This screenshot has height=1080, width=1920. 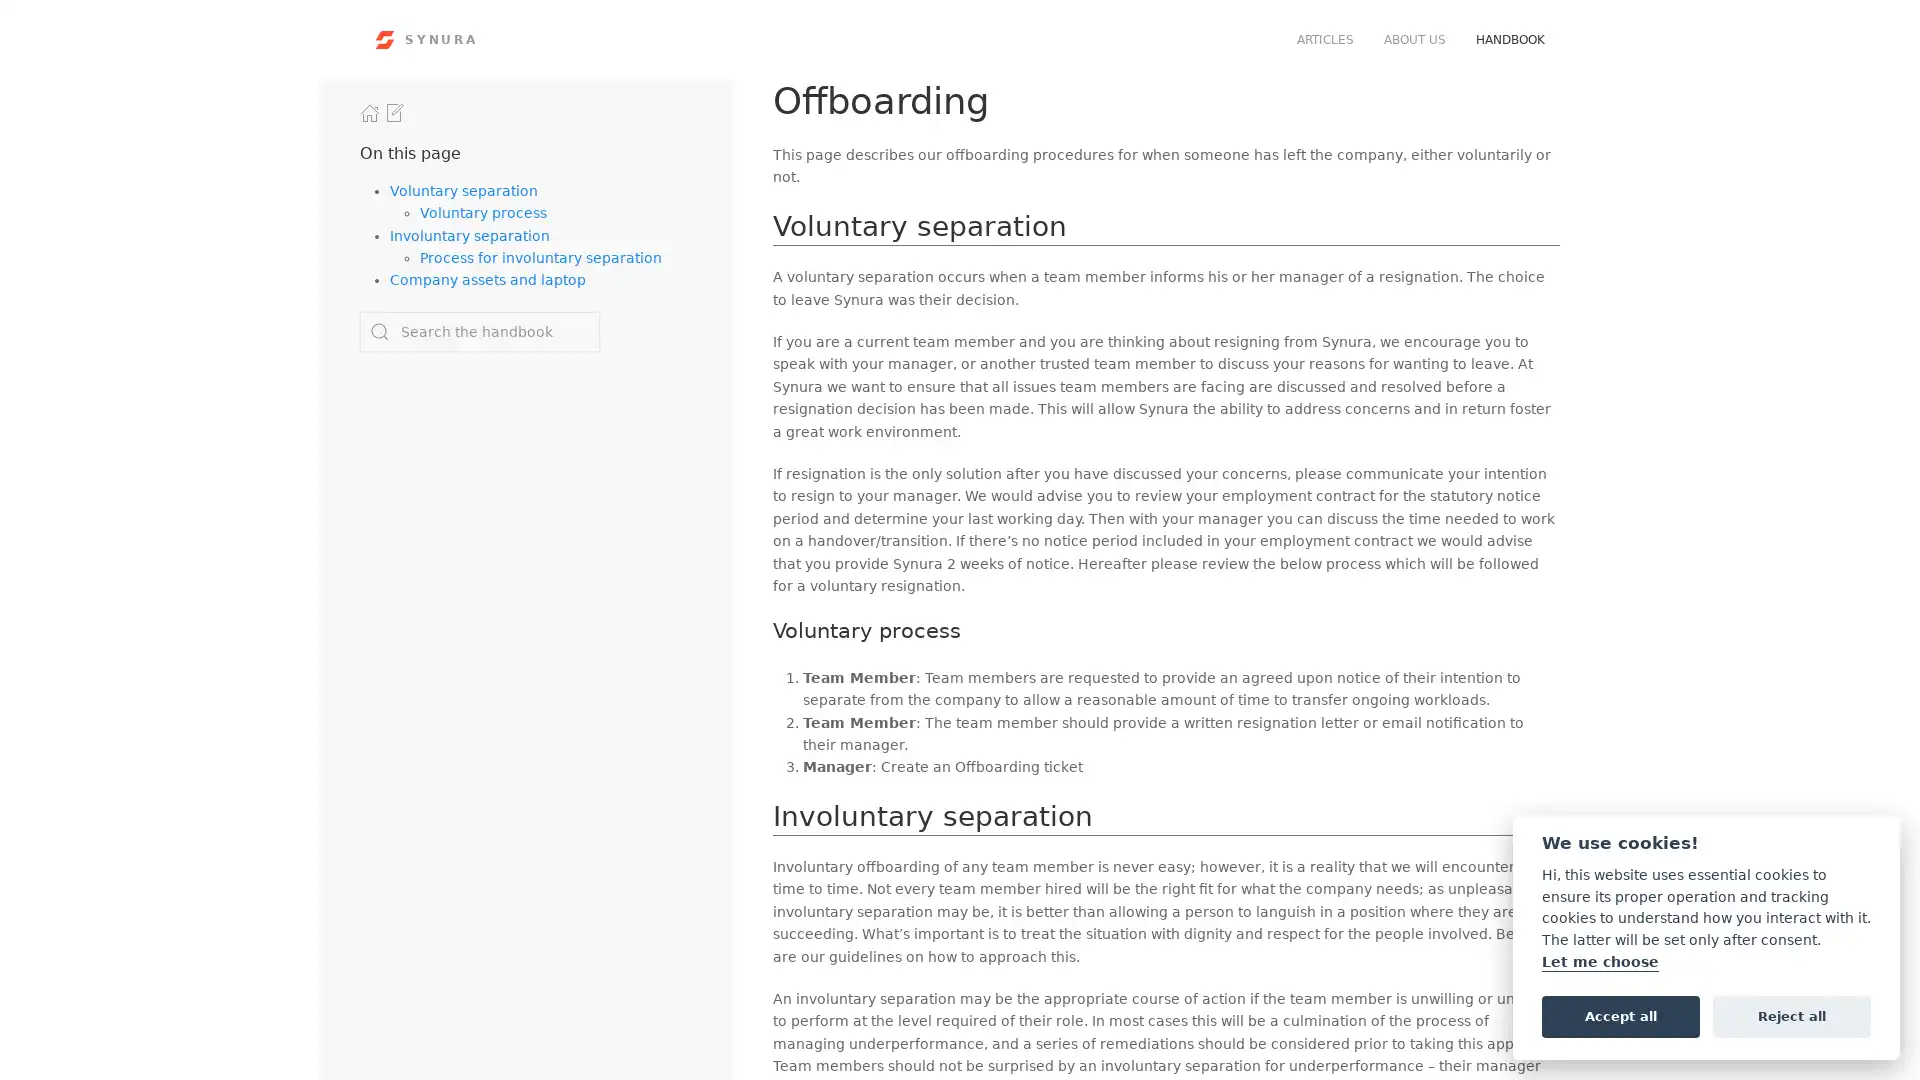 I want to click on Accept all, so click(x=1620, y=1015).